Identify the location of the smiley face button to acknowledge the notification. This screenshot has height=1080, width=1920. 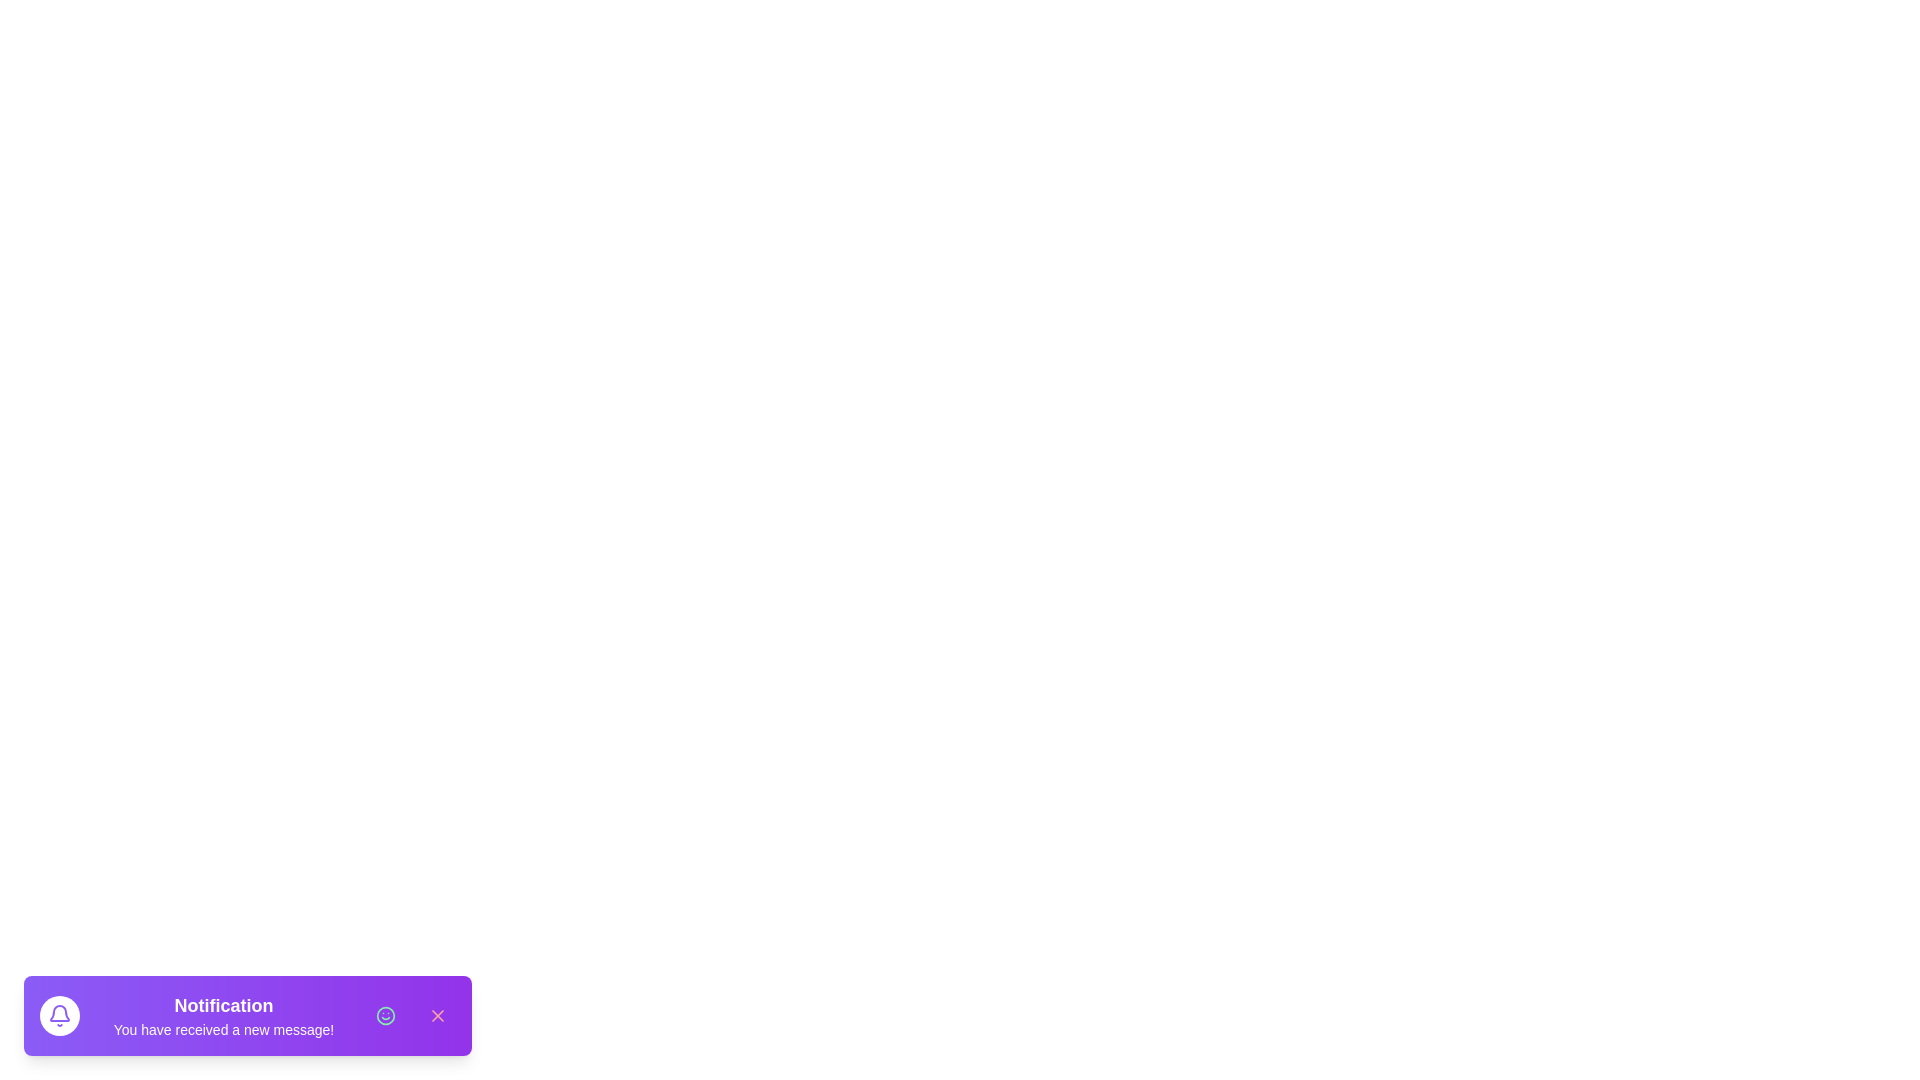
(385, 1015).